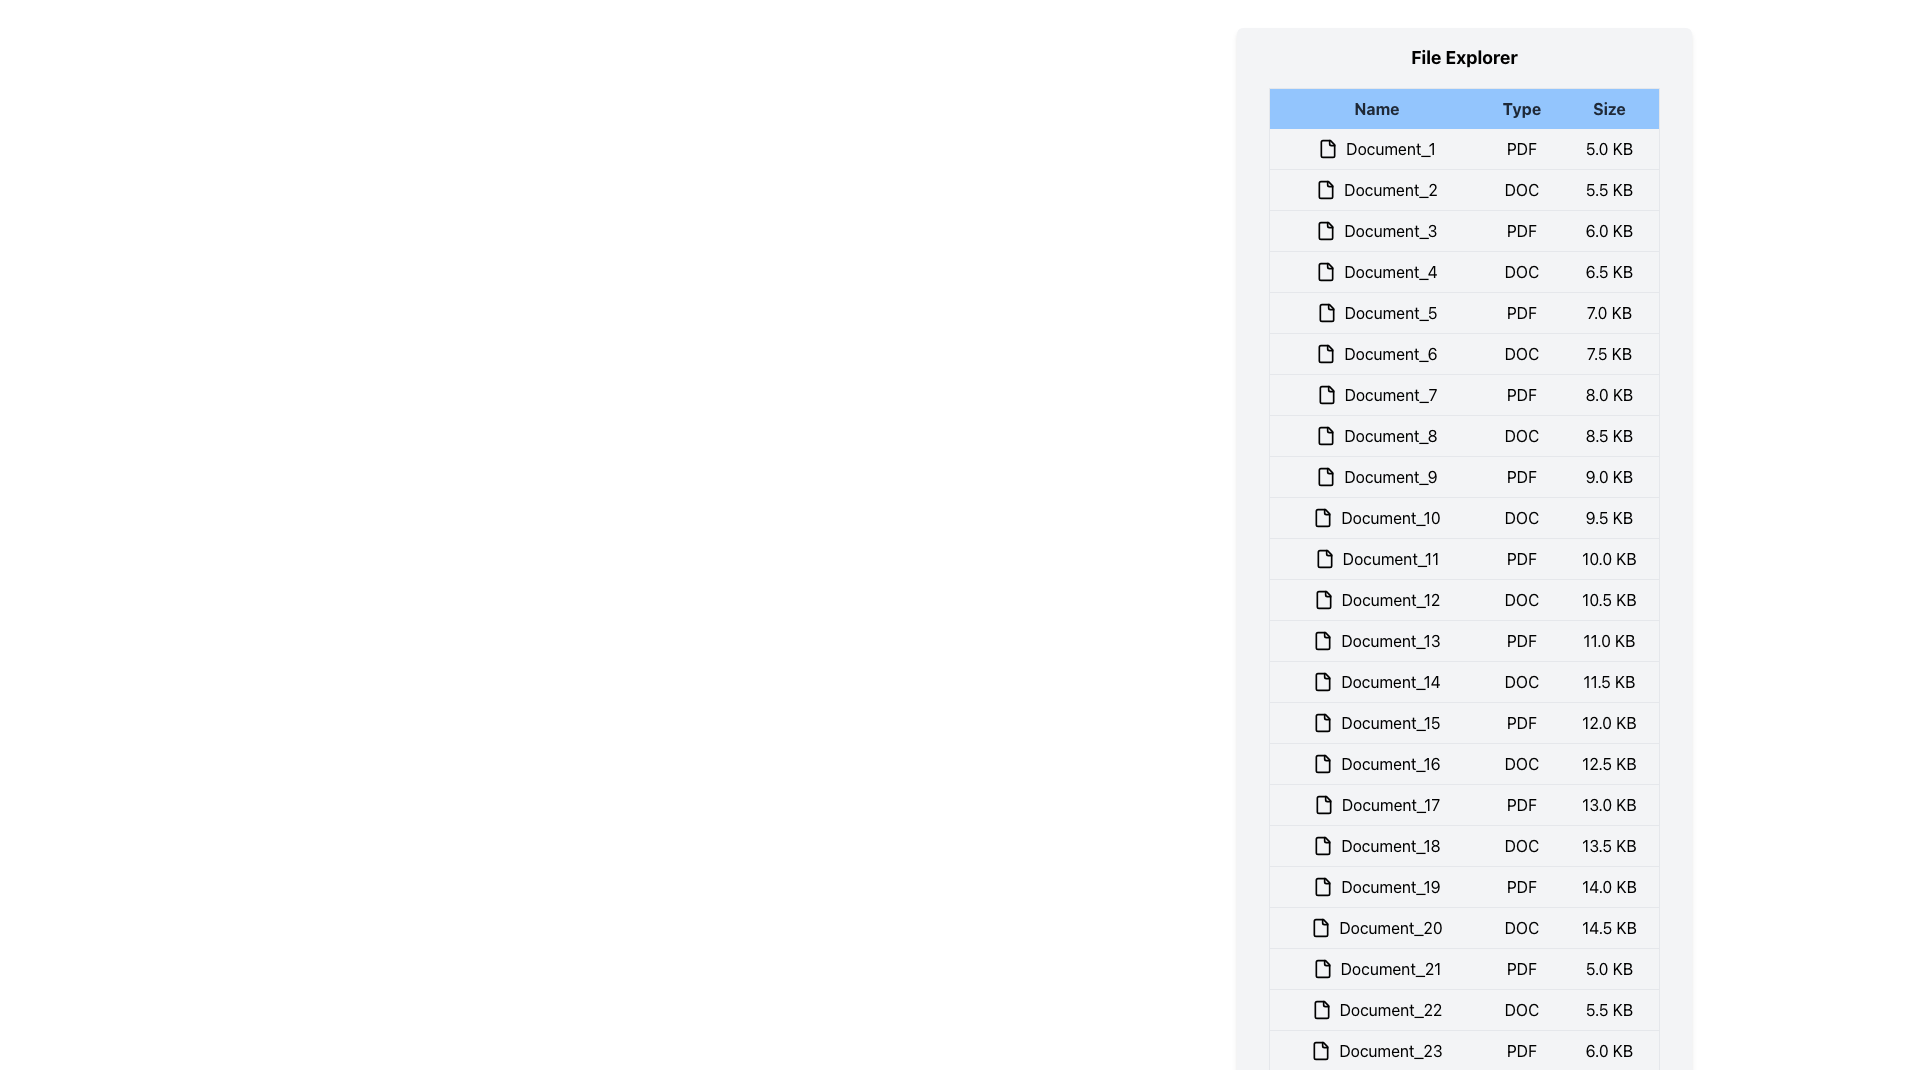 The height and width of the screenshot is (1080, 1920). I want to click on the document icon, which is a rectangular shape resembling a sheet of paper with a folded corner, positioned to the left of the text 'Document_13' in the file explorer, so click(1323, 640).